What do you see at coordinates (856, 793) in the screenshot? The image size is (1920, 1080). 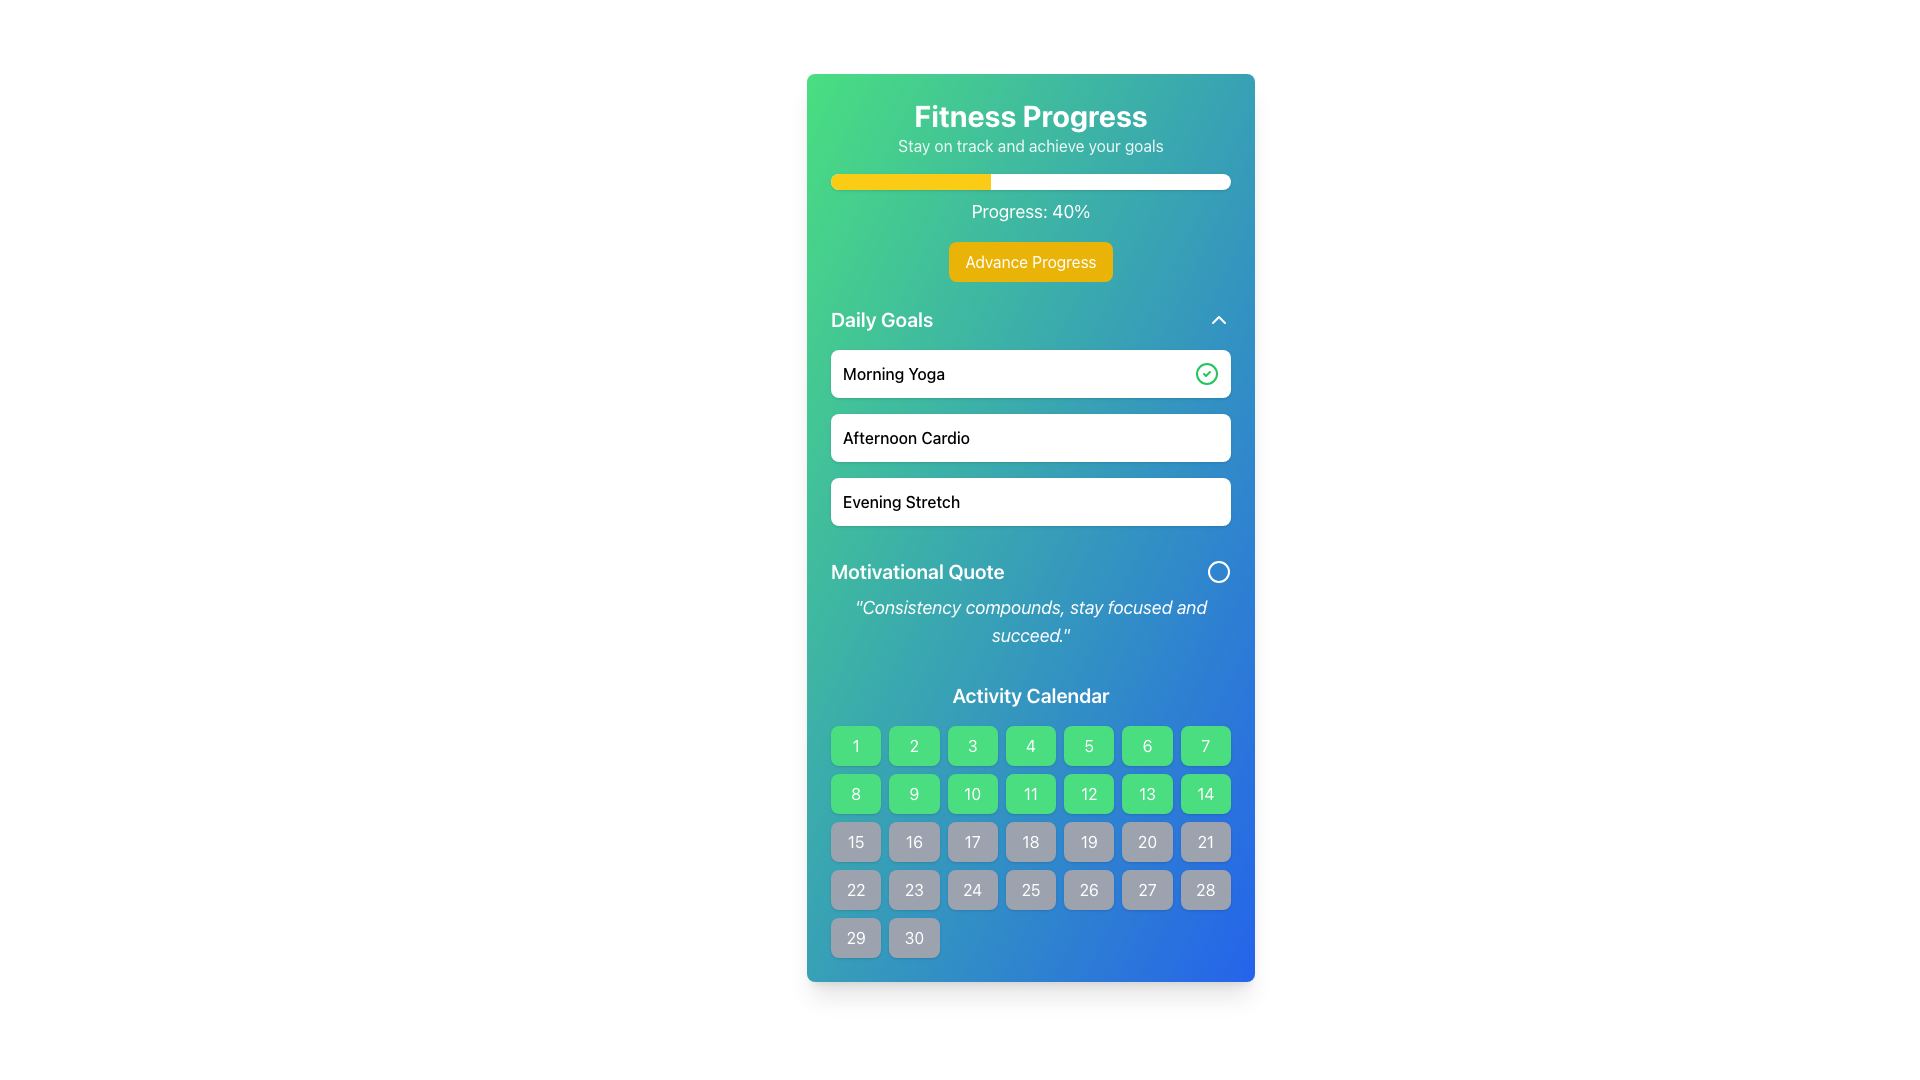 I see `the light green rectangular button displaying the number '8' in white, located in the 'Activity Calendar' grid, second row, first item` at bounding box center [856, 793].